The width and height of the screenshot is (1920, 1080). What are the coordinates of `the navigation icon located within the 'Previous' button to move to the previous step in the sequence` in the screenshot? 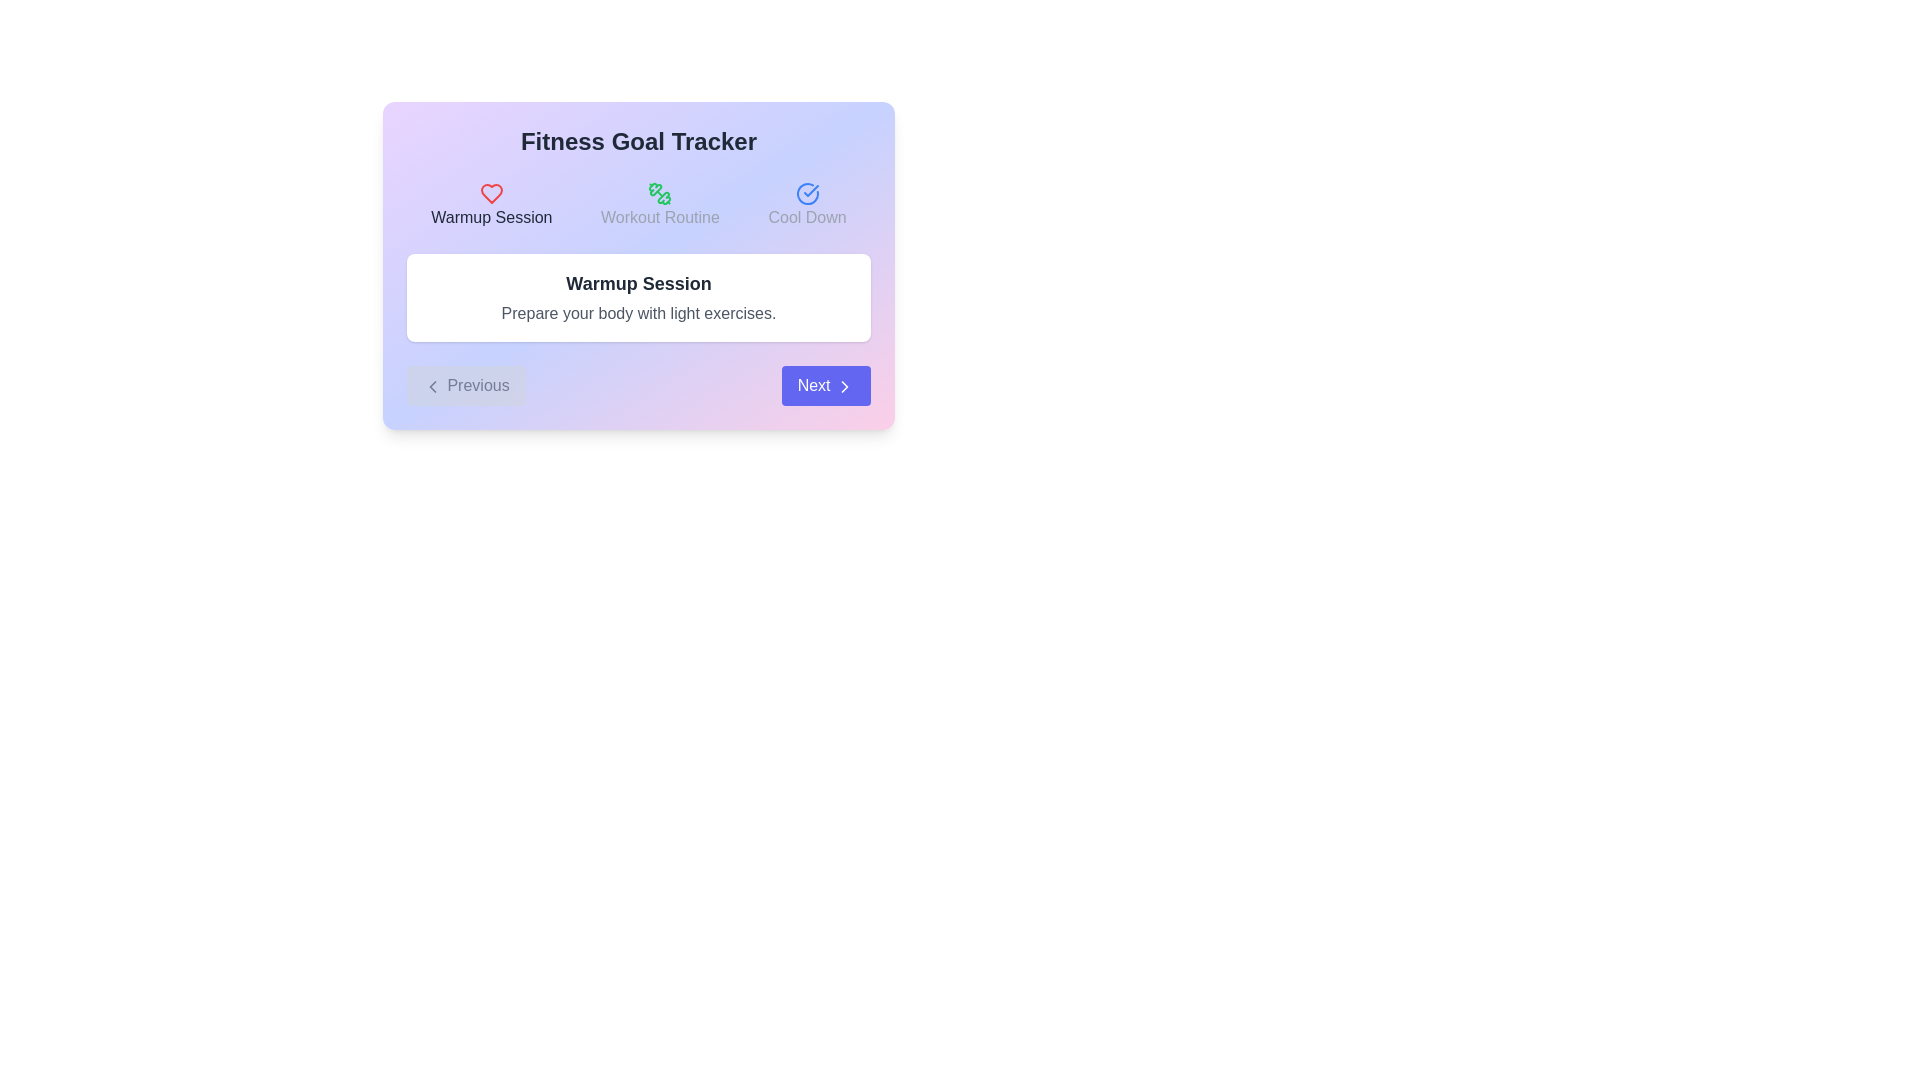 It's located at (431, 385).